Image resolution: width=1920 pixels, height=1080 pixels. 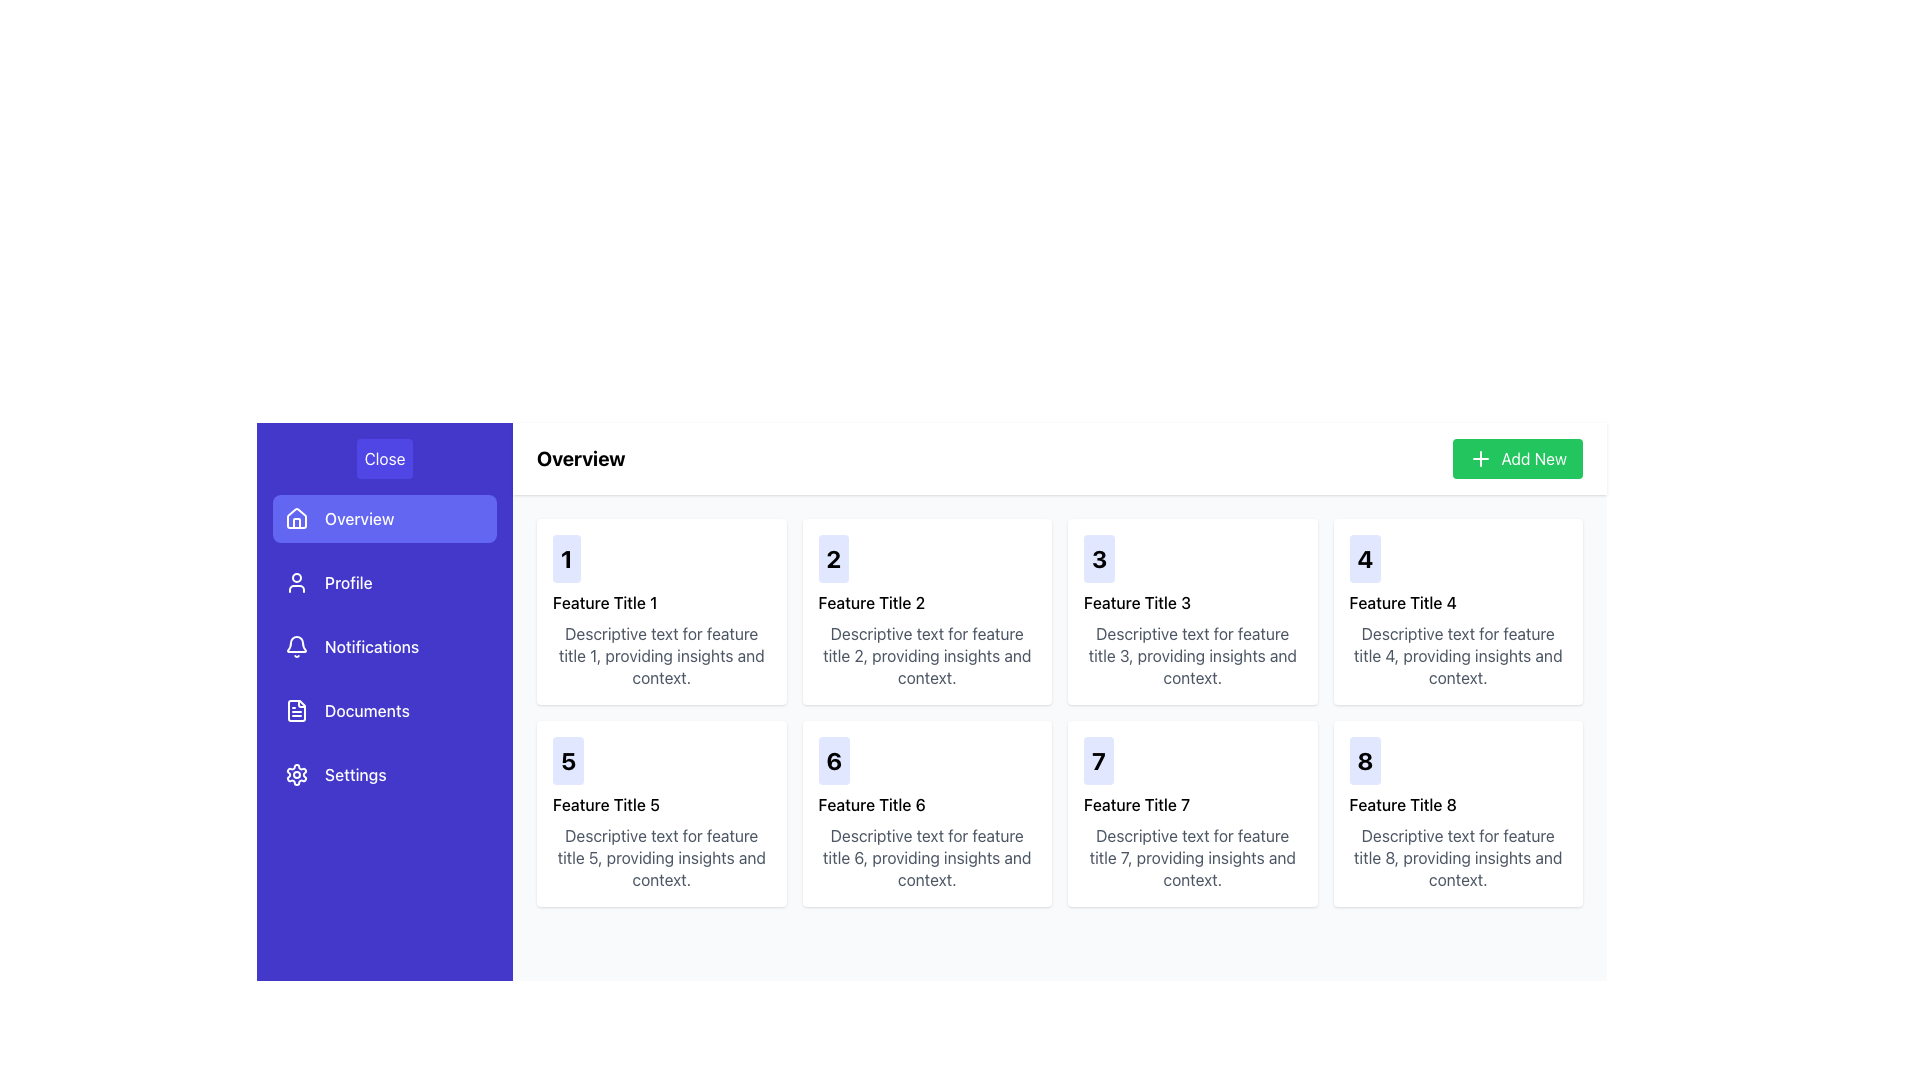 I want to click on the text 'Add New' which is located within the light green button in the top-right section of the interface, so click(x=1533, y=459).